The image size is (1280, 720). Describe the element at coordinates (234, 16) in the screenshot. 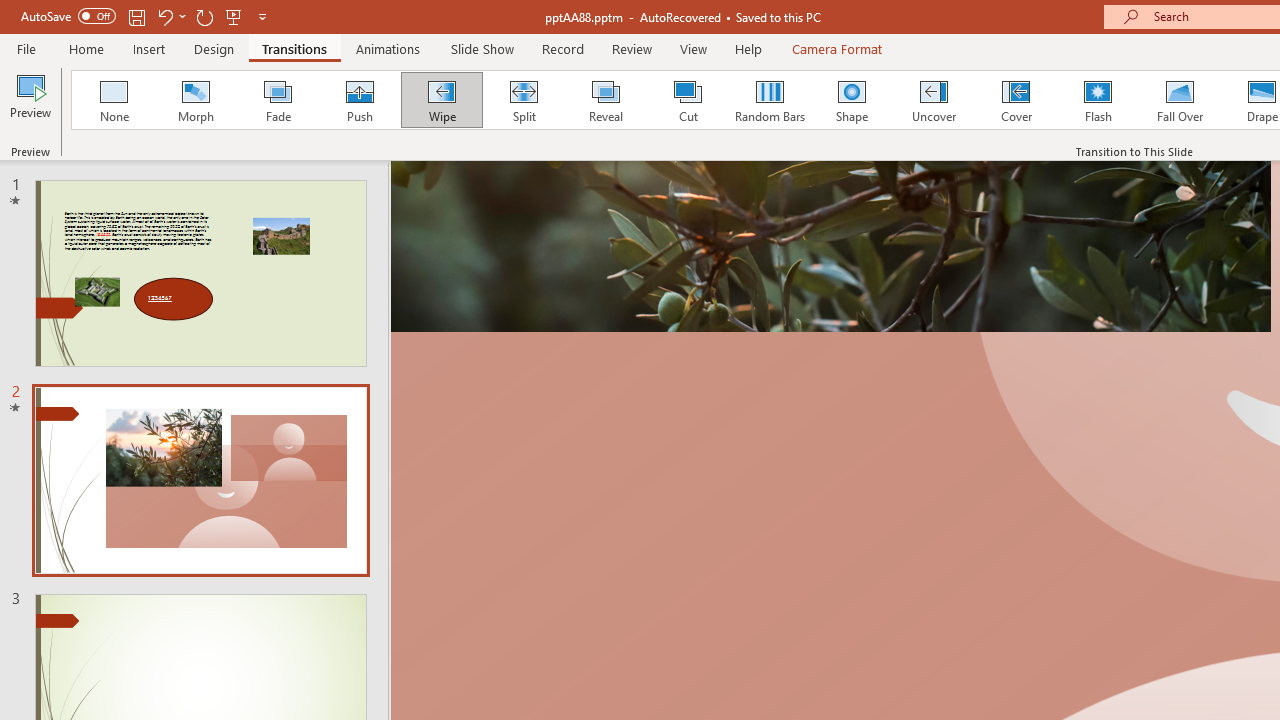

I see `'From Beginning'` at that location.